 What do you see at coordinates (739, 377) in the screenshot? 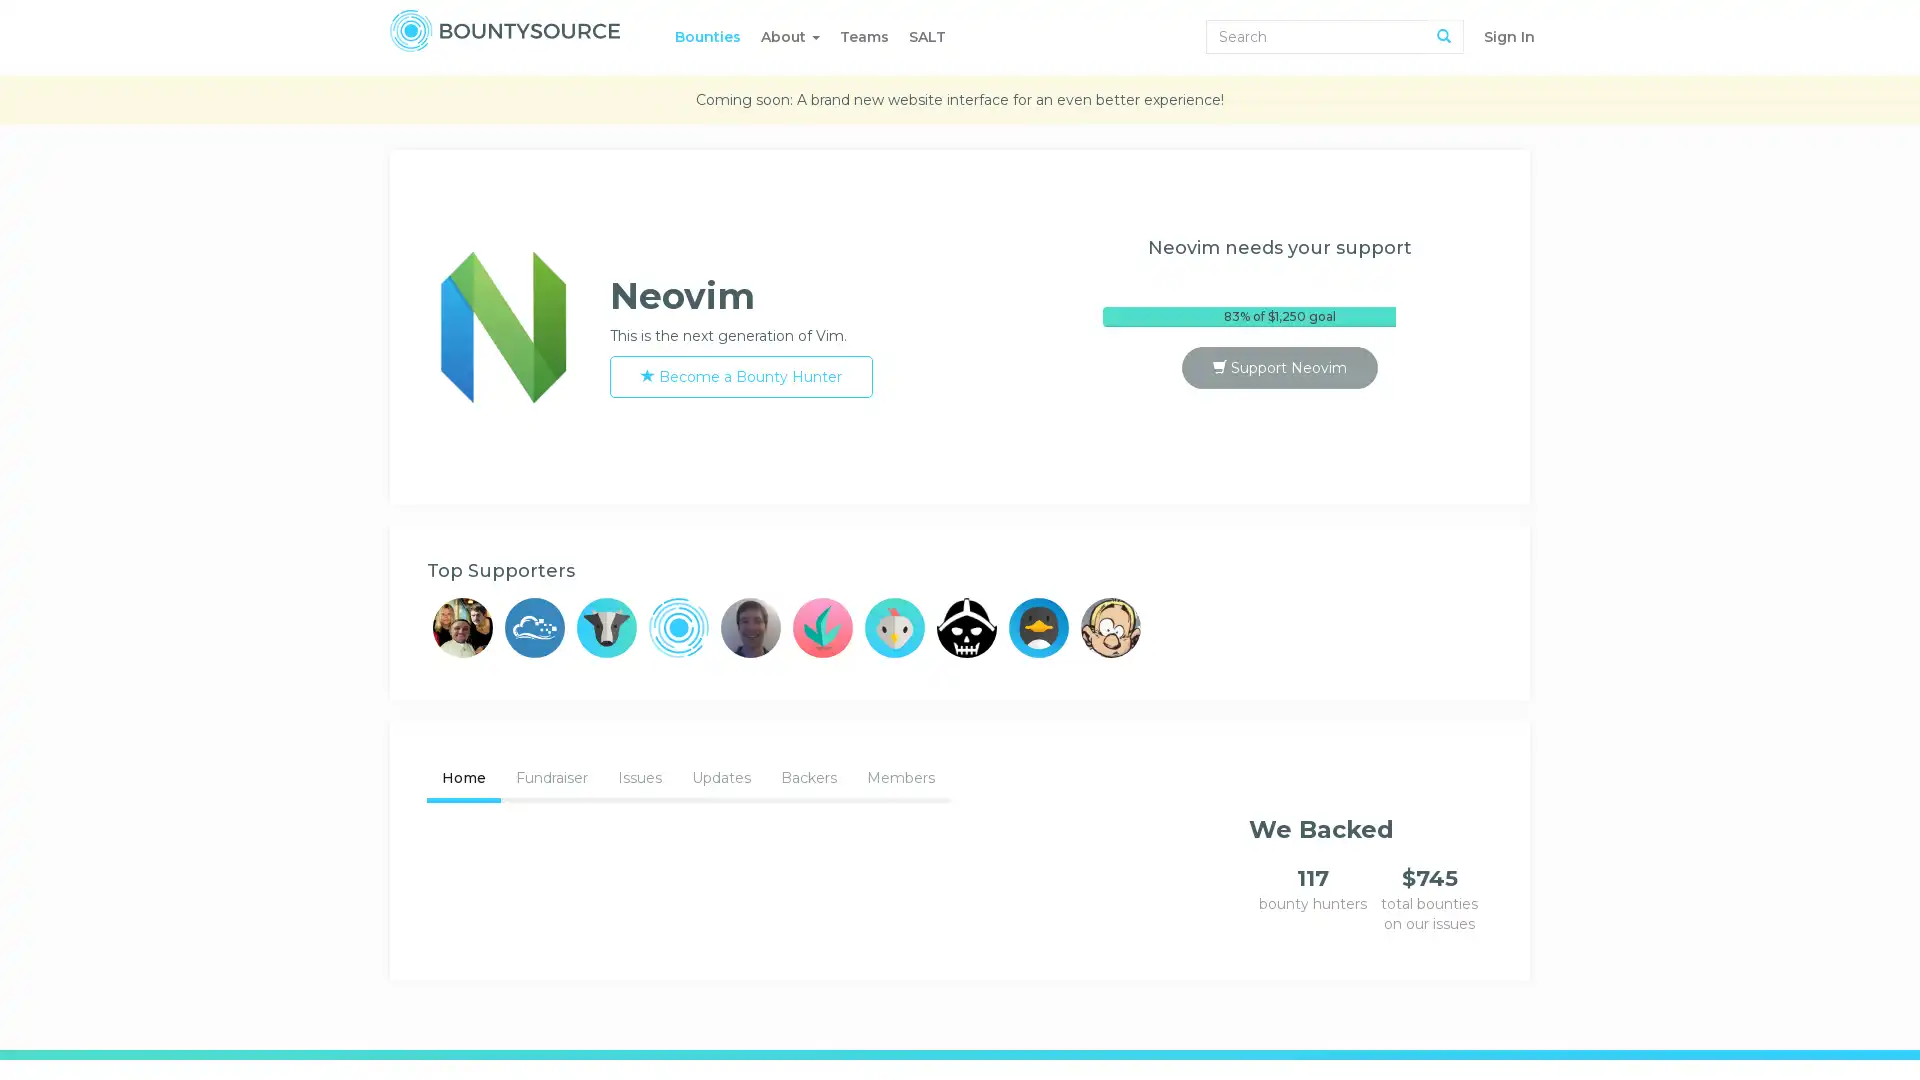
I see `Become a Bounty Hunter` at bounding box center [739, 377].